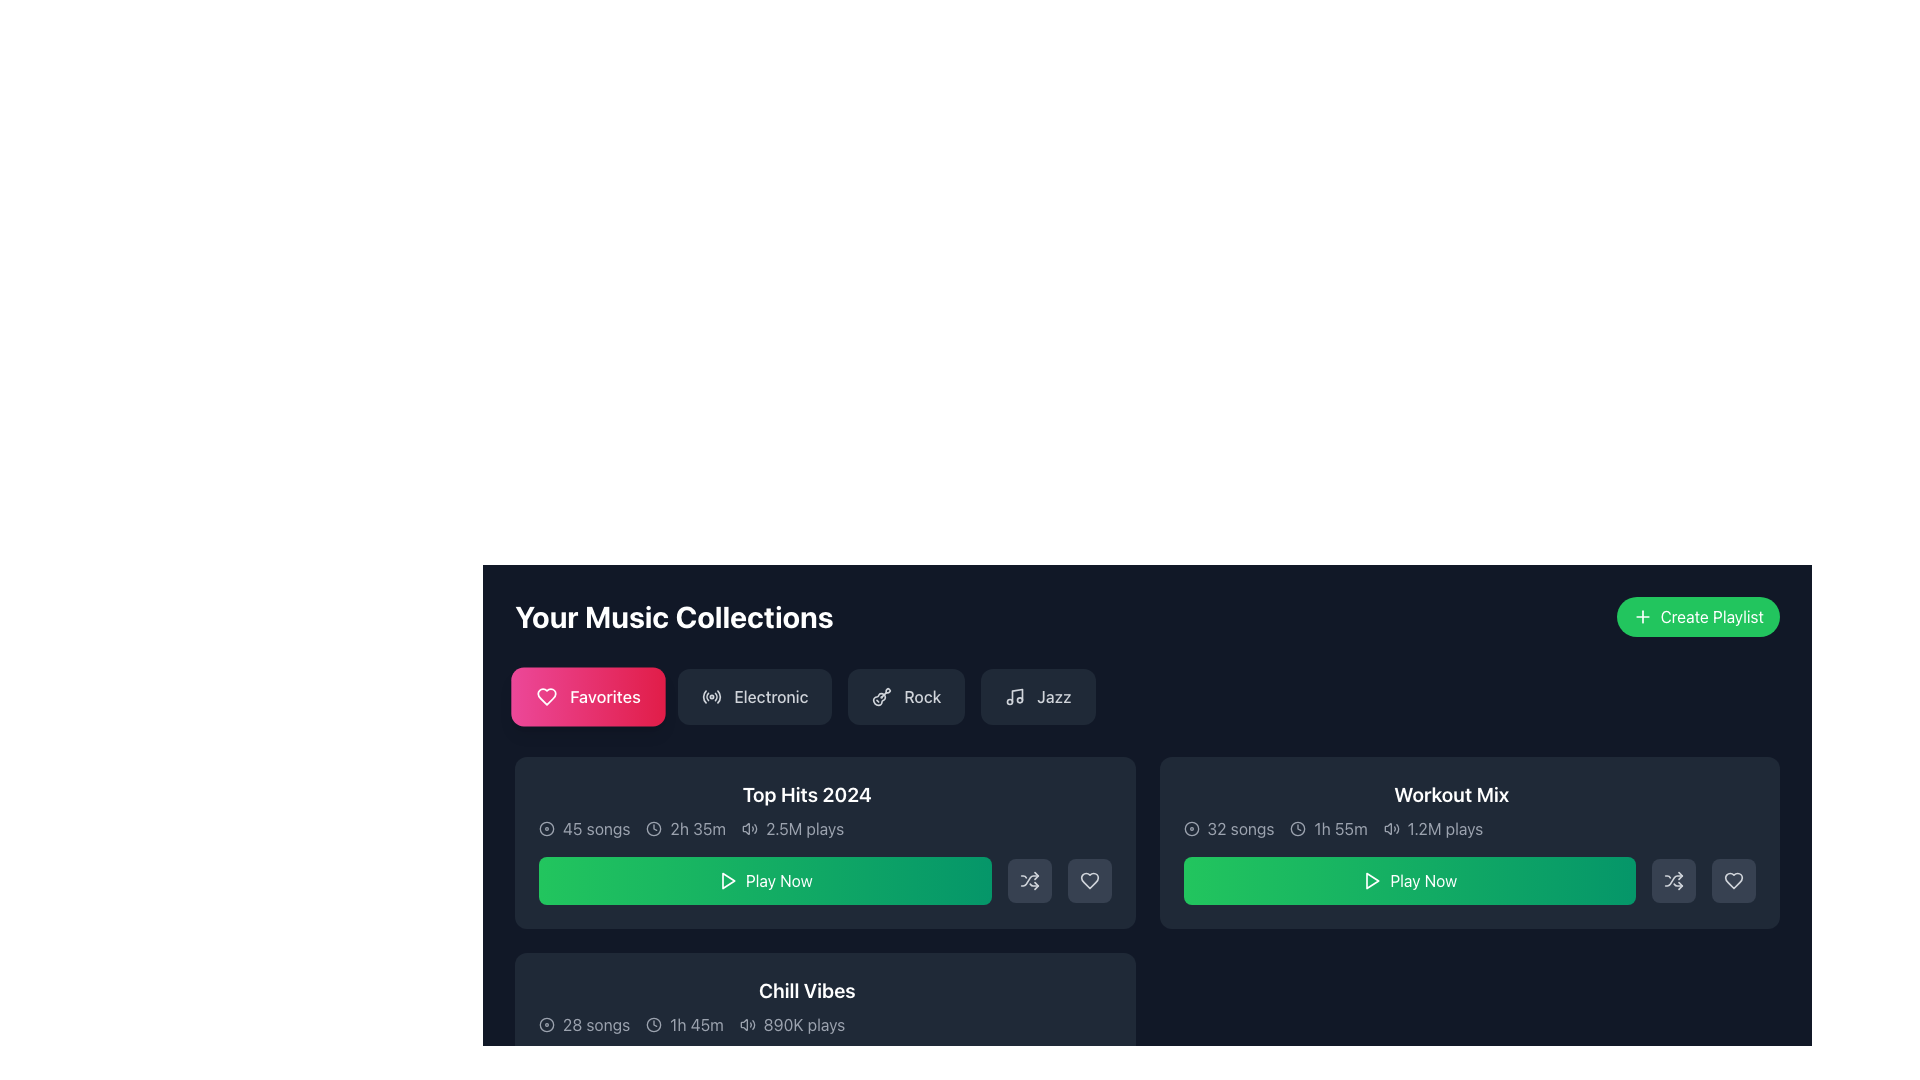 The height and width of the screenshot is (1080, 1920). What do you see at coordinates (807, 1006) in the screenshot?
I see `the title of the music playlist metadata display element located in the lower section of the 'Your Music Collections' interface, specifically within the third card` at bounding box center [807, 1006].